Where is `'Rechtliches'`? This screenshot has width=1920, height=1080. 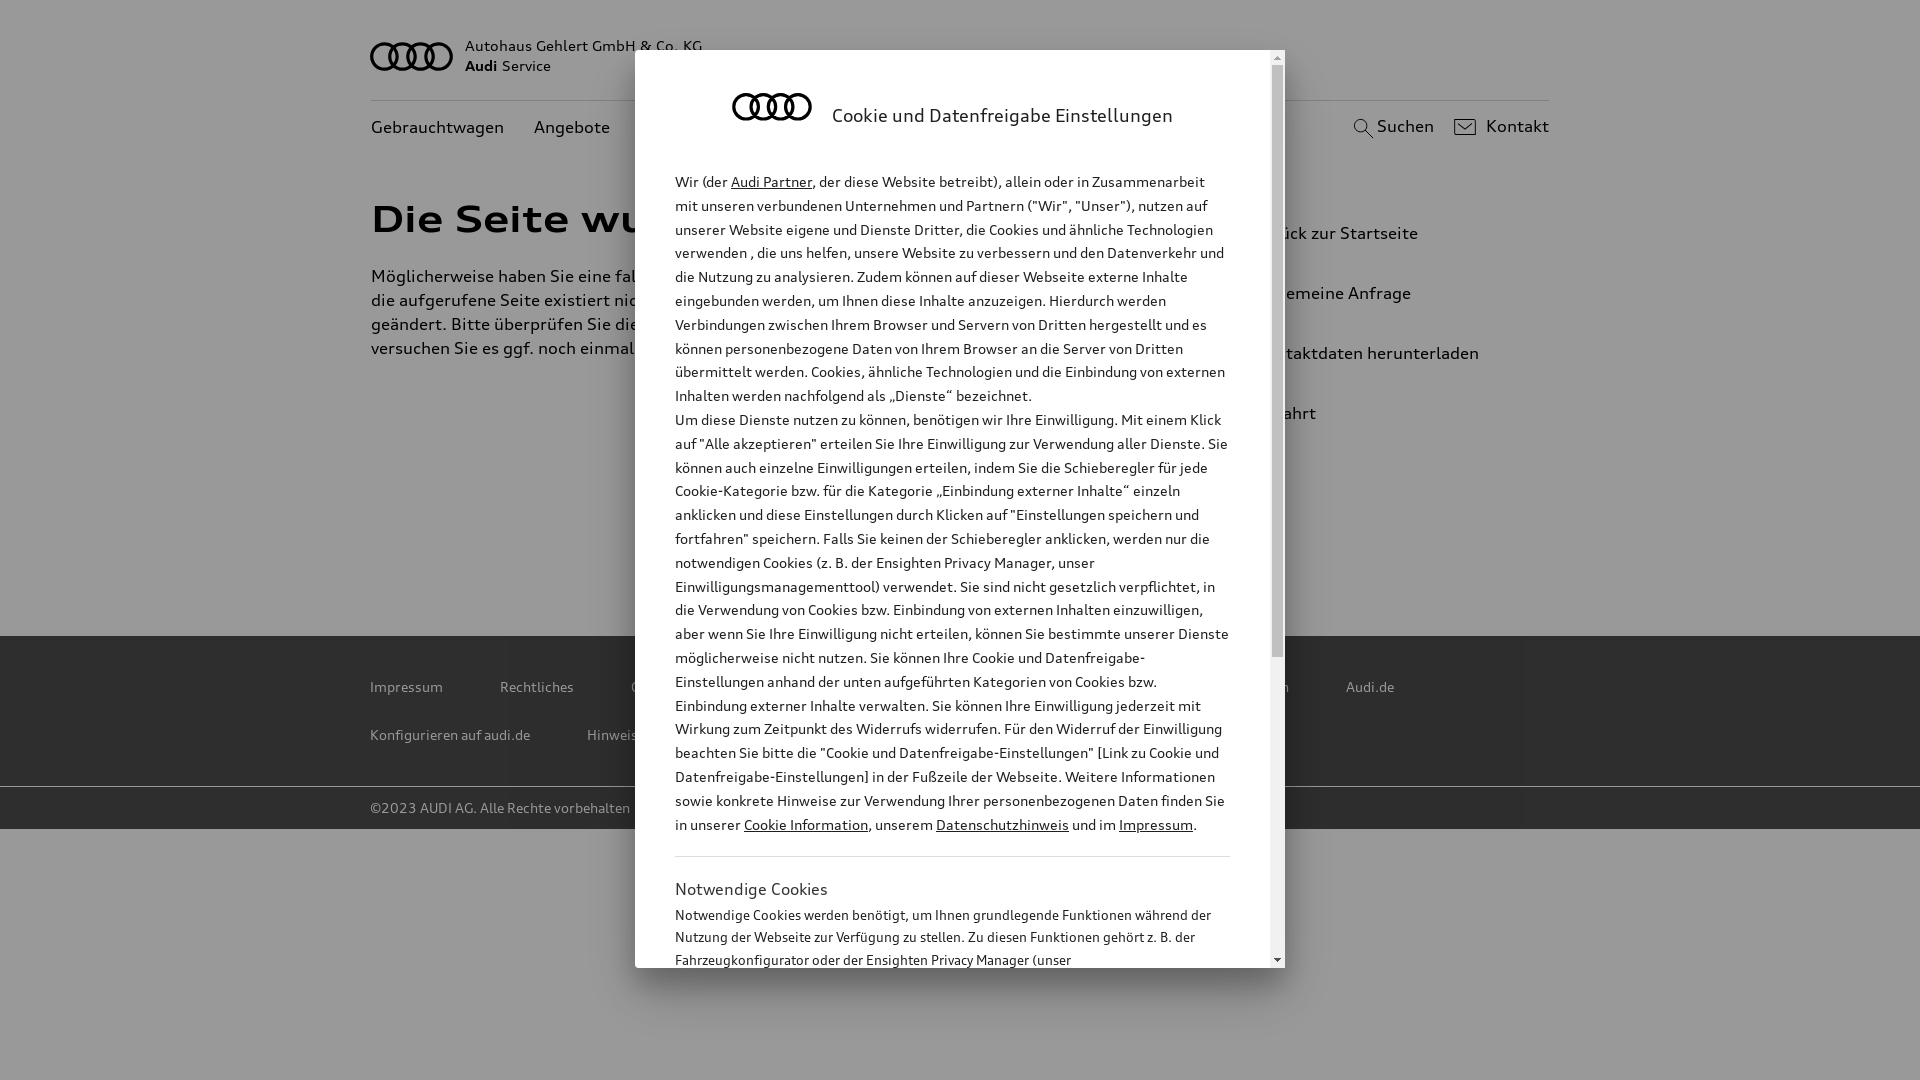
'Rechtliches' is located at coordinates (537, 685).